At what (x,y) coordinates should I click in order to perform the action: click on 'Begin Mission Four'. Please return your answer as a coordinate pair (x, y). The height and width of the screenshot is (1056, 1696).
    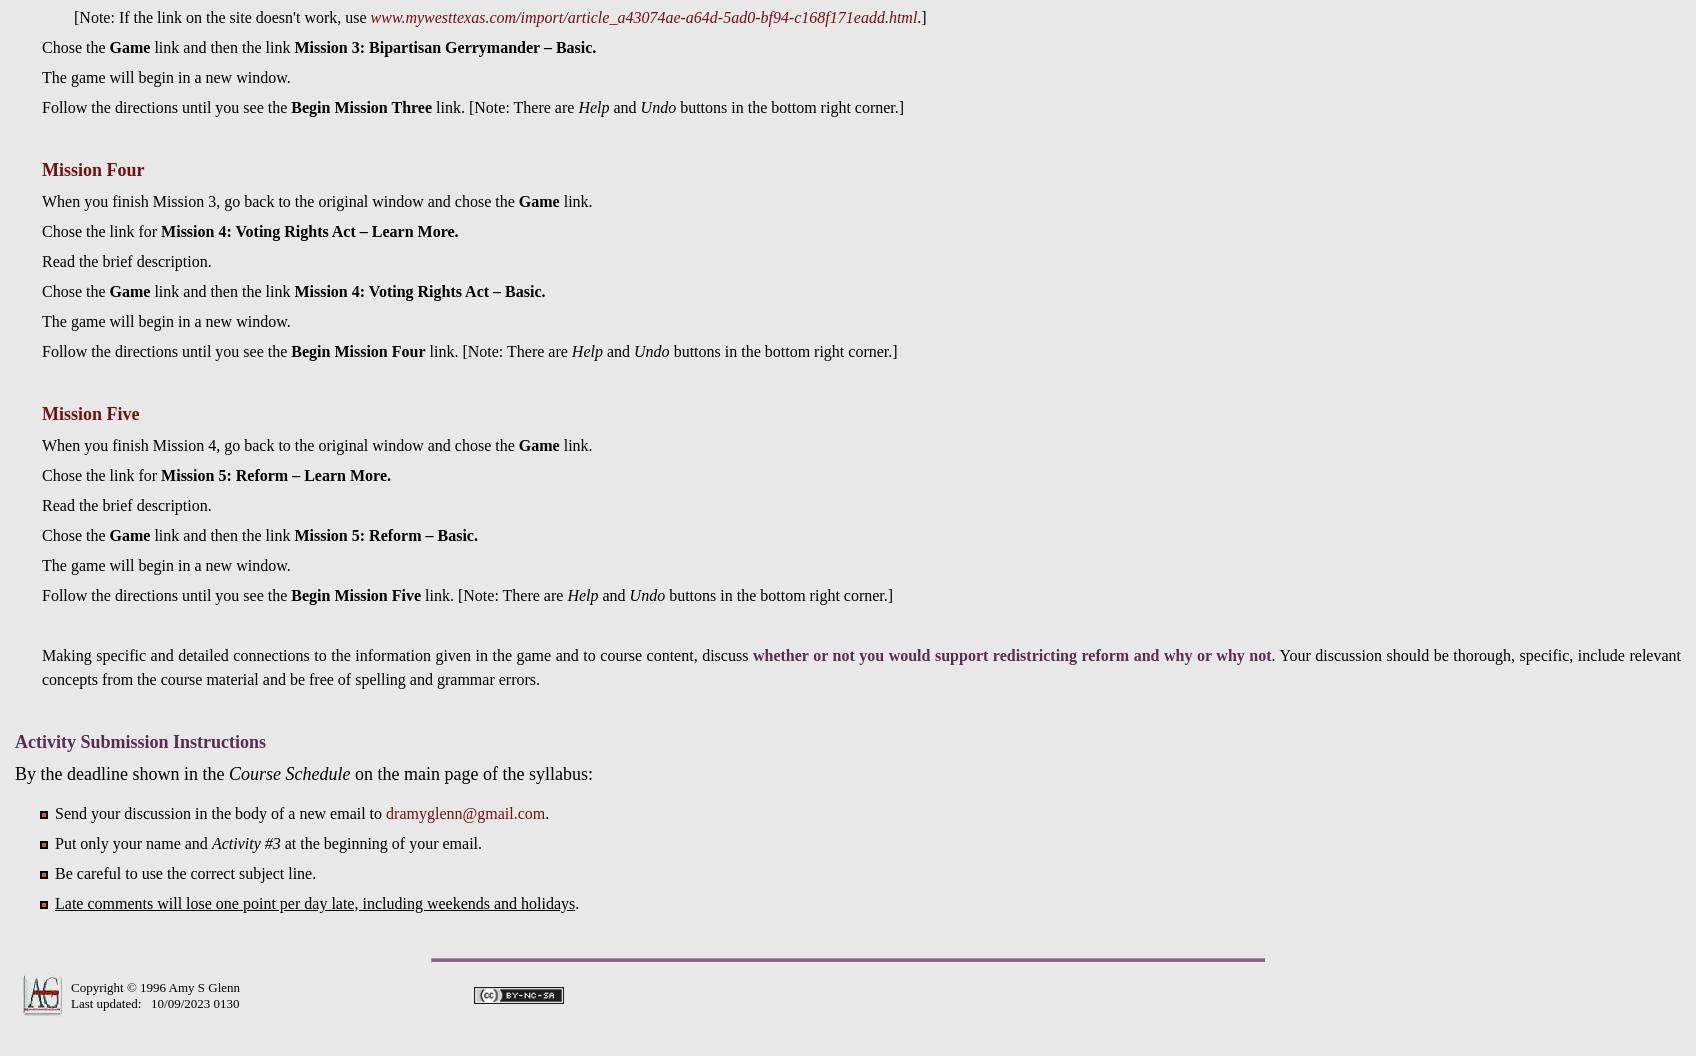
    Looking at the image, I should click on (291, 349).